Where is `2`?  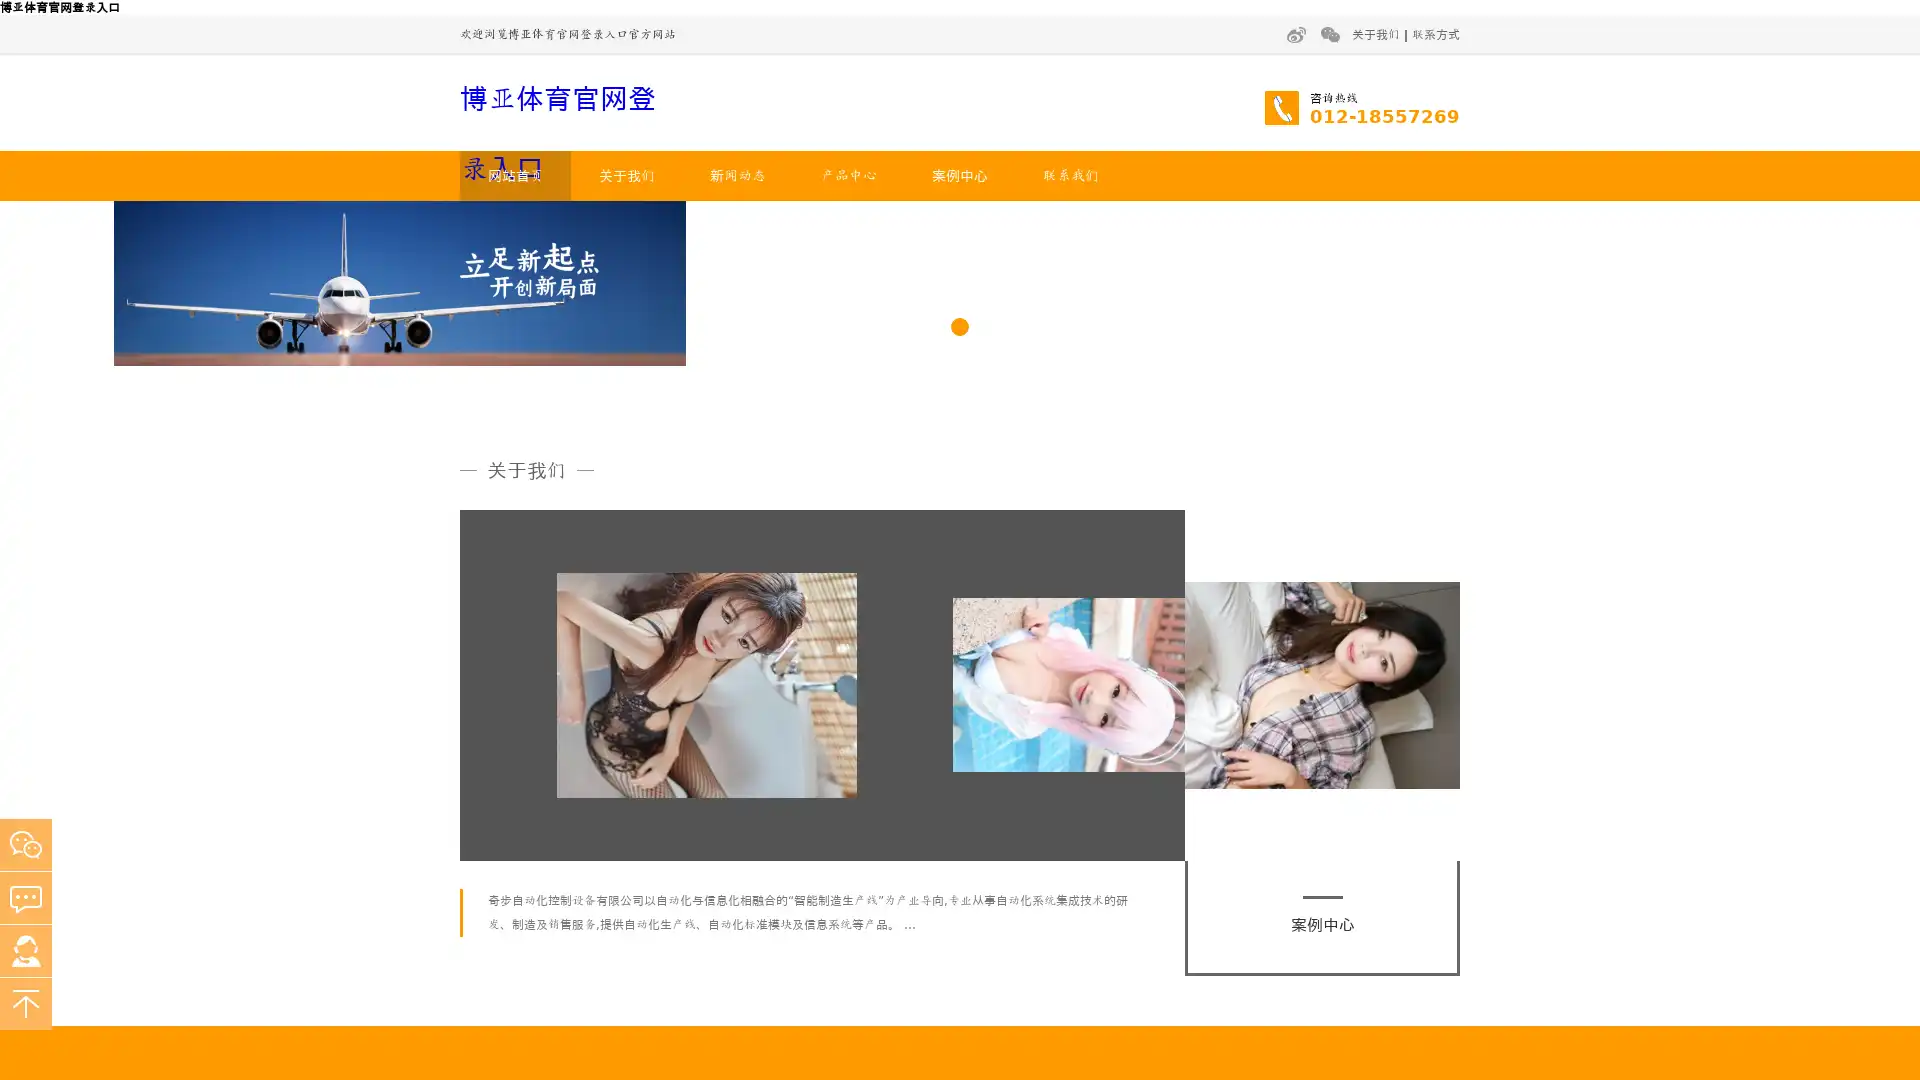
2 is located at coordinates (960, 556).